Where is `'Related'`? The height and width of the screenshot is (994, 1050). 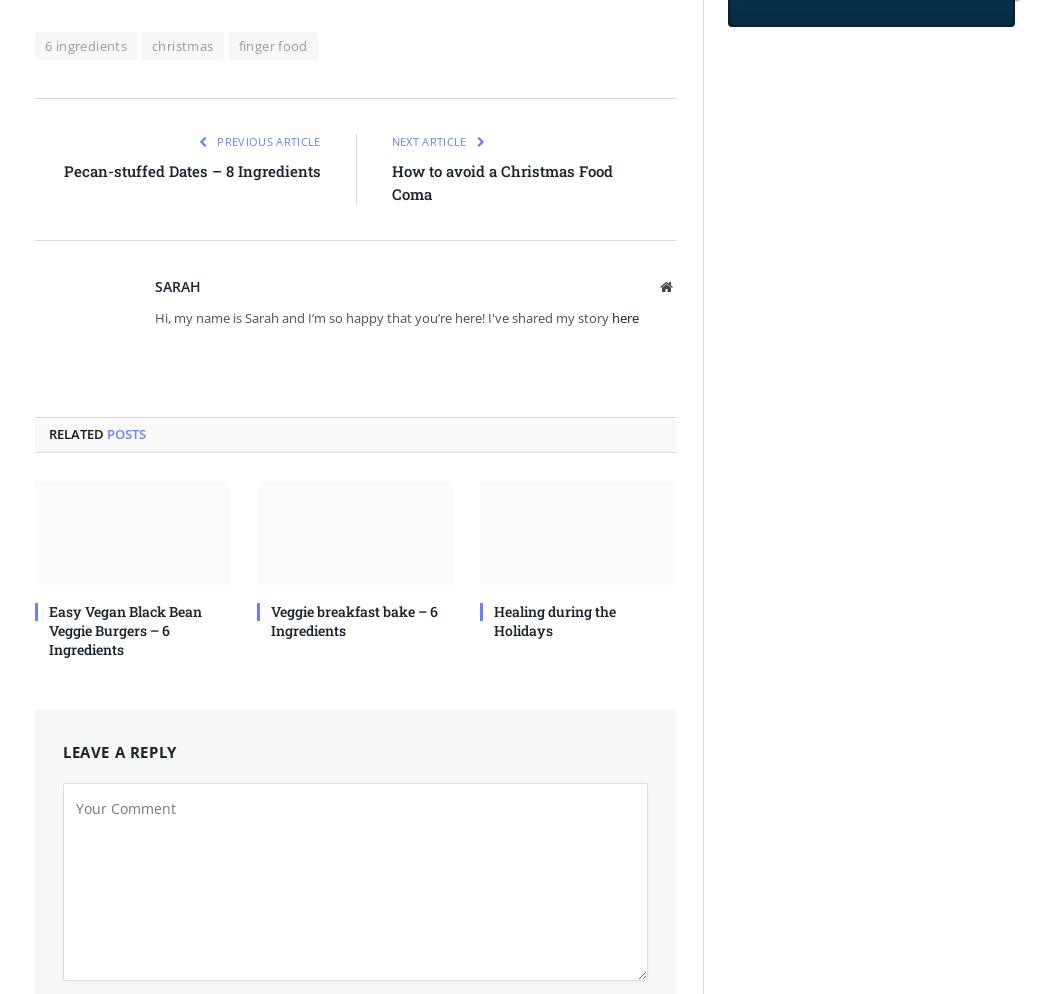
'Related' is located at coordinates (48, 433).